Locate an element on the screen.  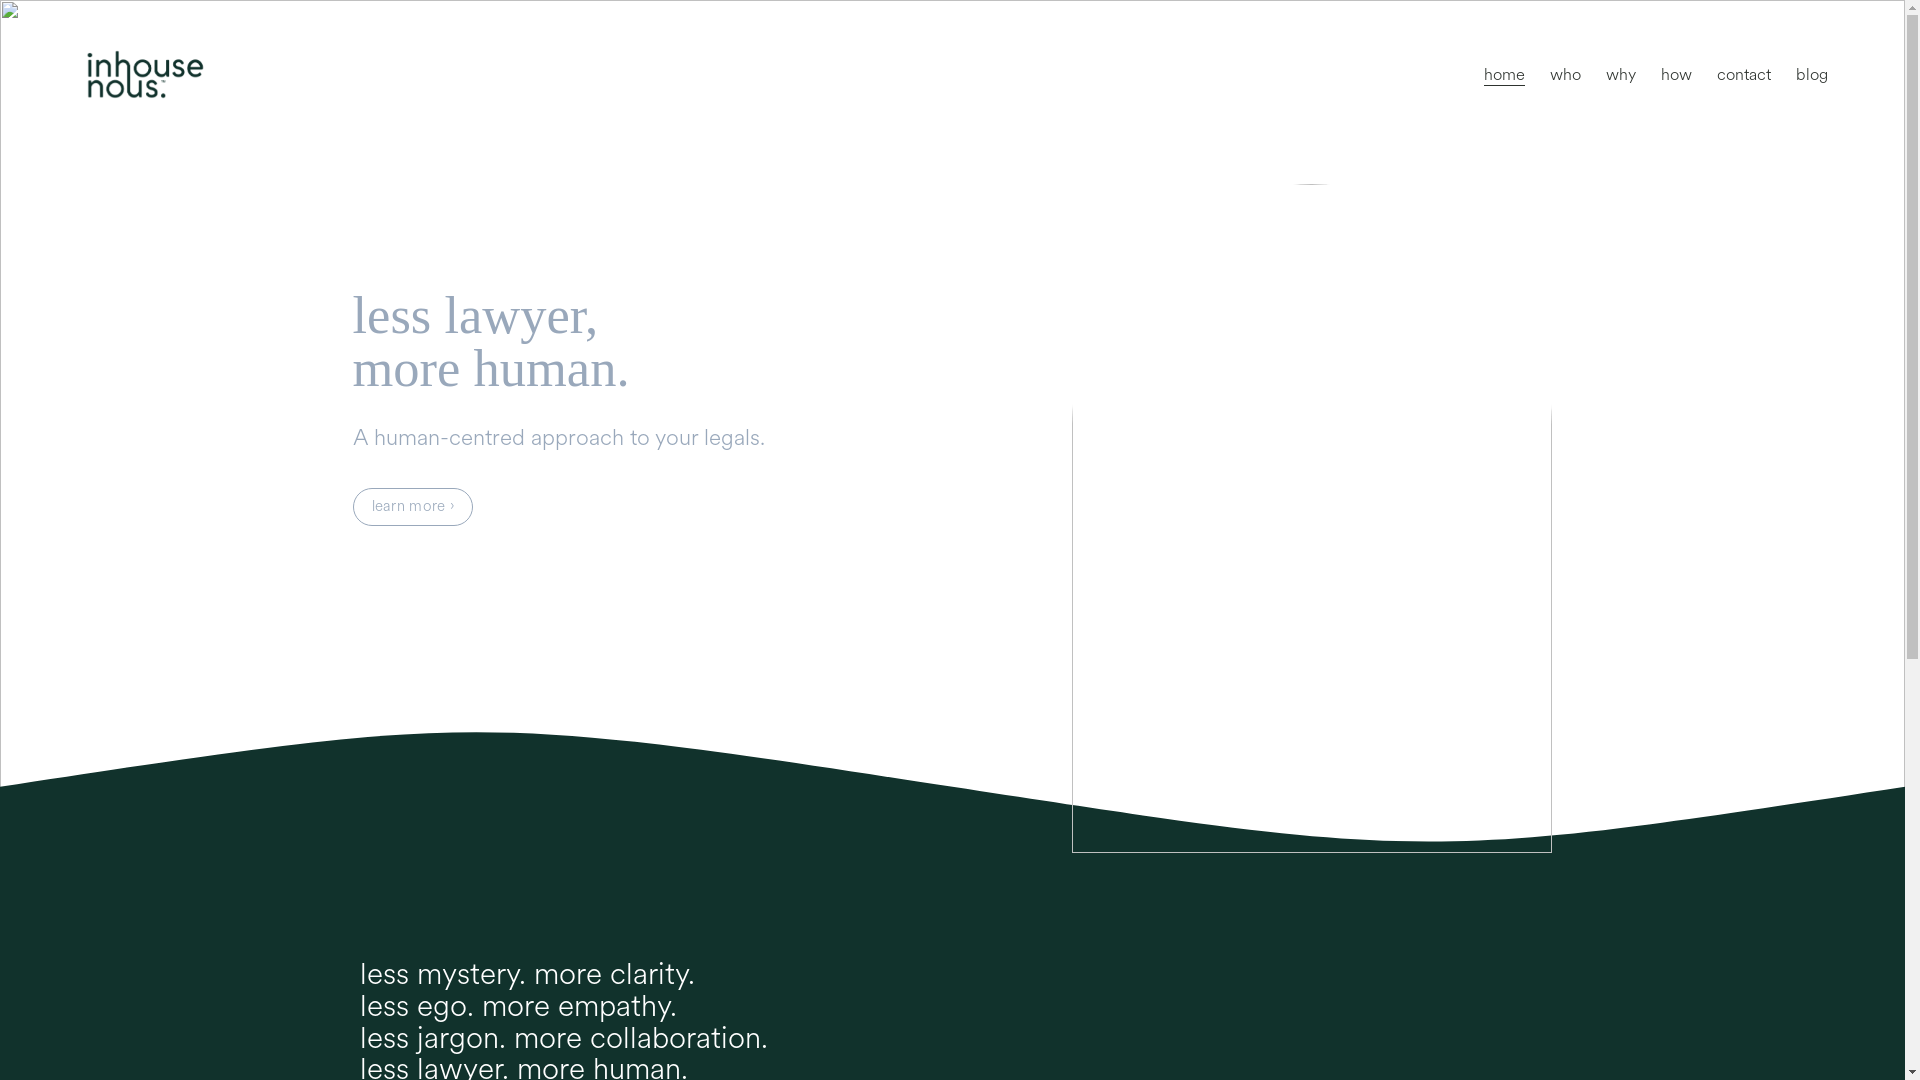
'how' is located at coordinates (1676, 73).